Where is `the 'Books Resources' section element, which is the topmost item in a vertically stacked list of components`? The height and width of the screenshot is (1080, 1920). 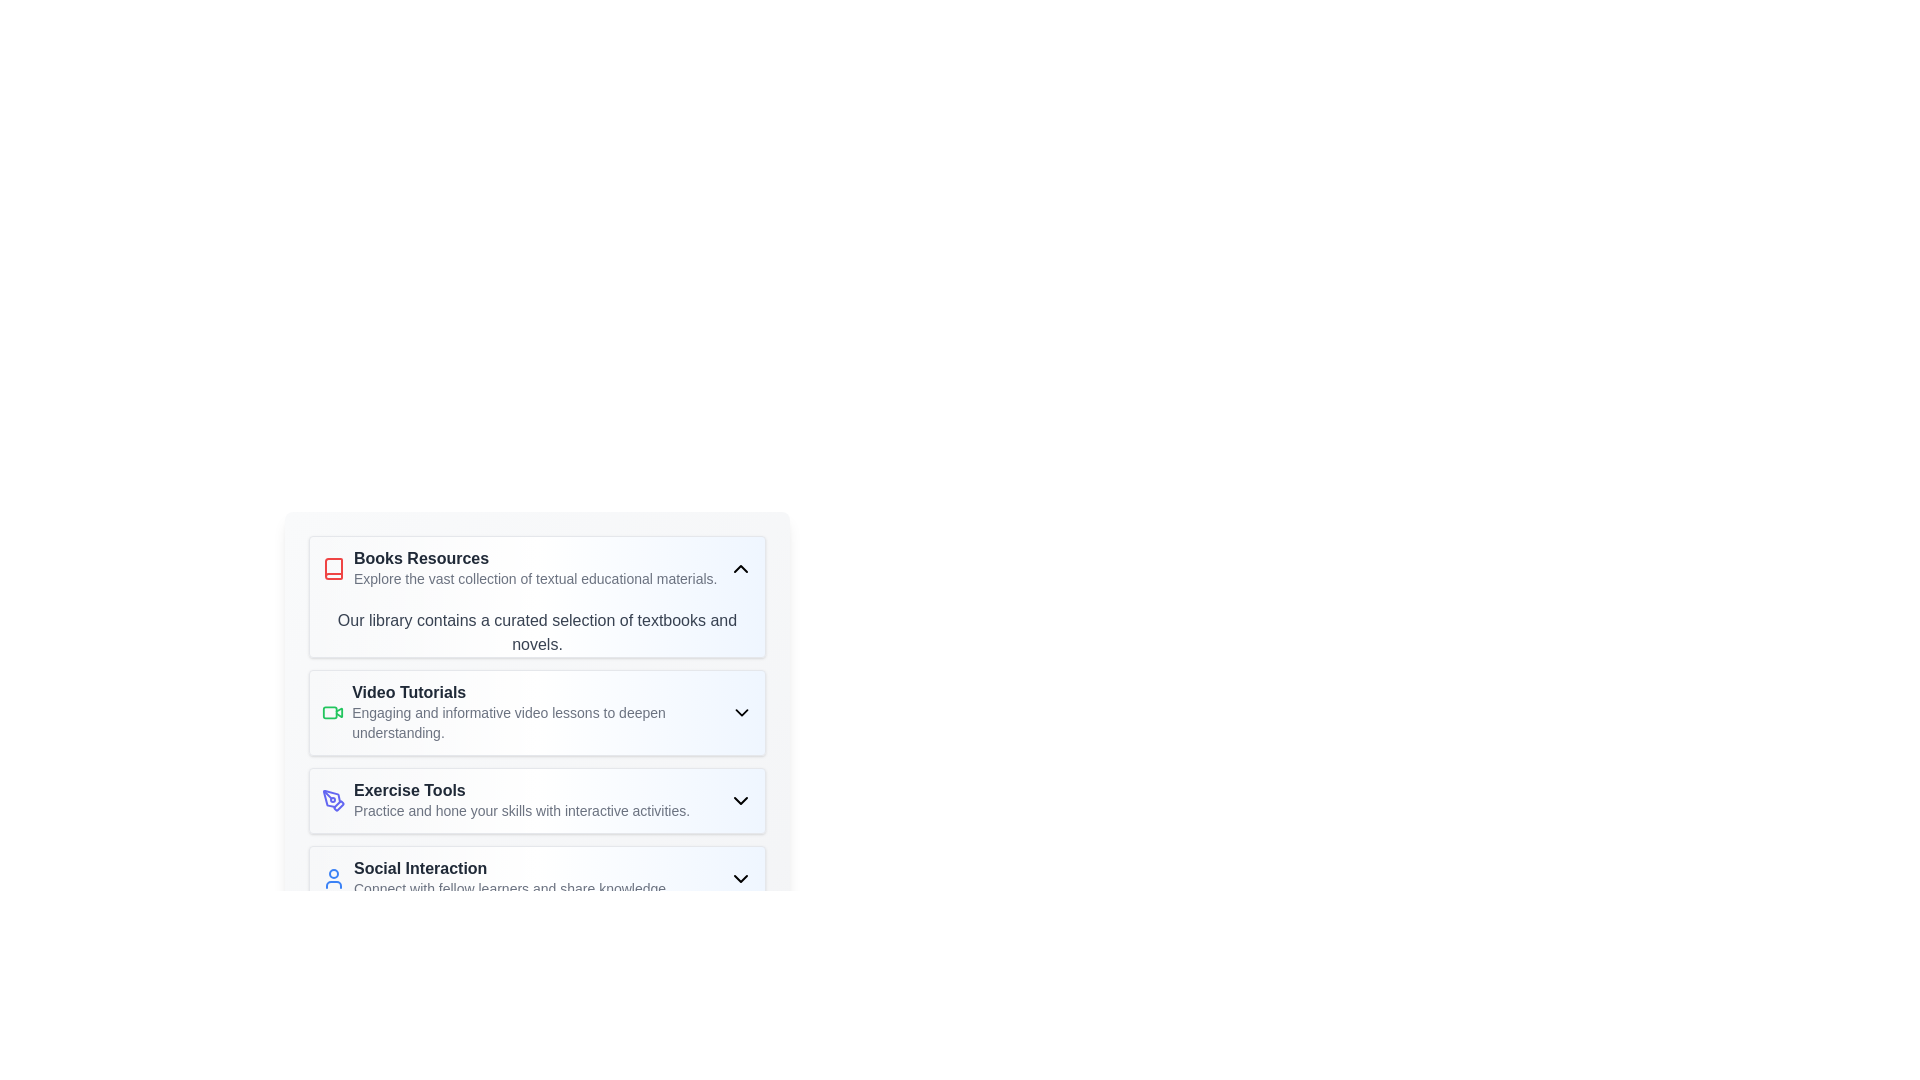 the 'Books Resources' section element, which is the topmost item in a vertically stacked list of components is located at coordinates (519, 569).